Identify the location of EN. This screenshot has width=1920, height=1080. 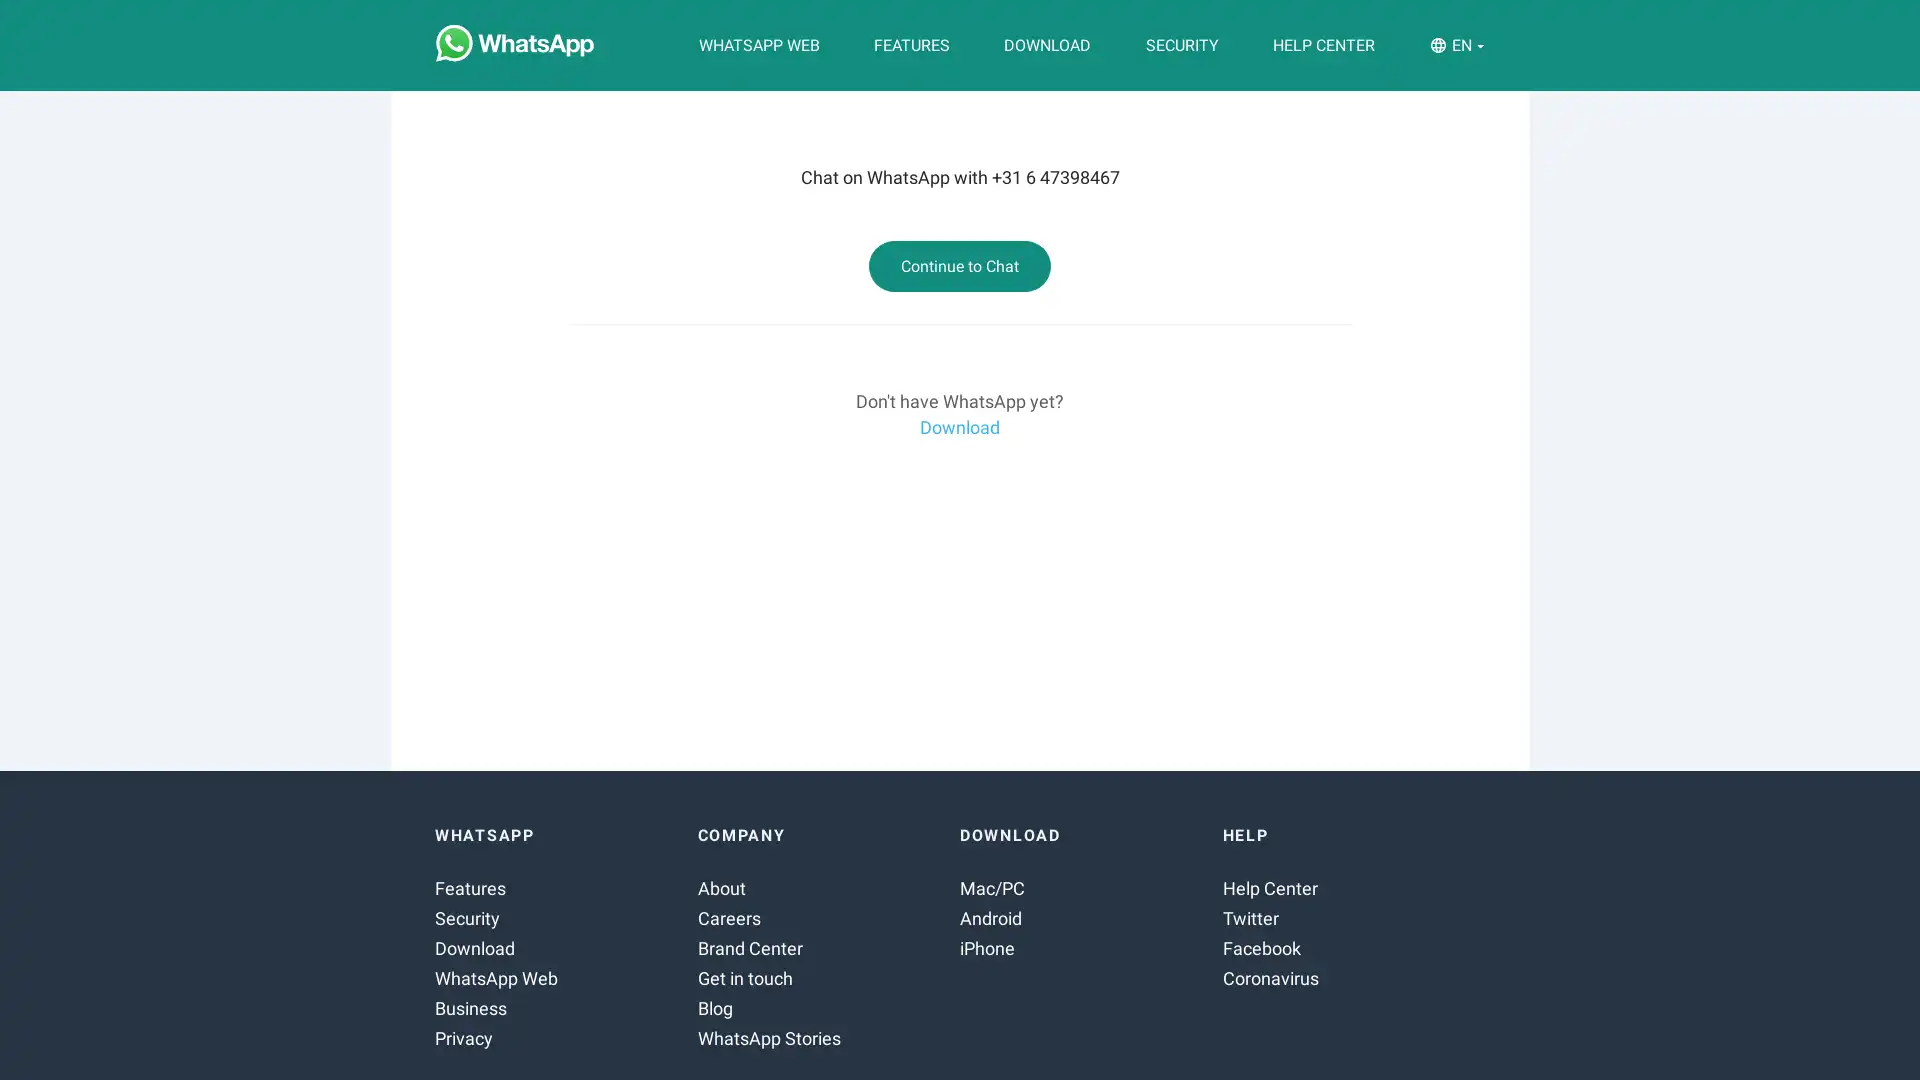
(1457, 45).